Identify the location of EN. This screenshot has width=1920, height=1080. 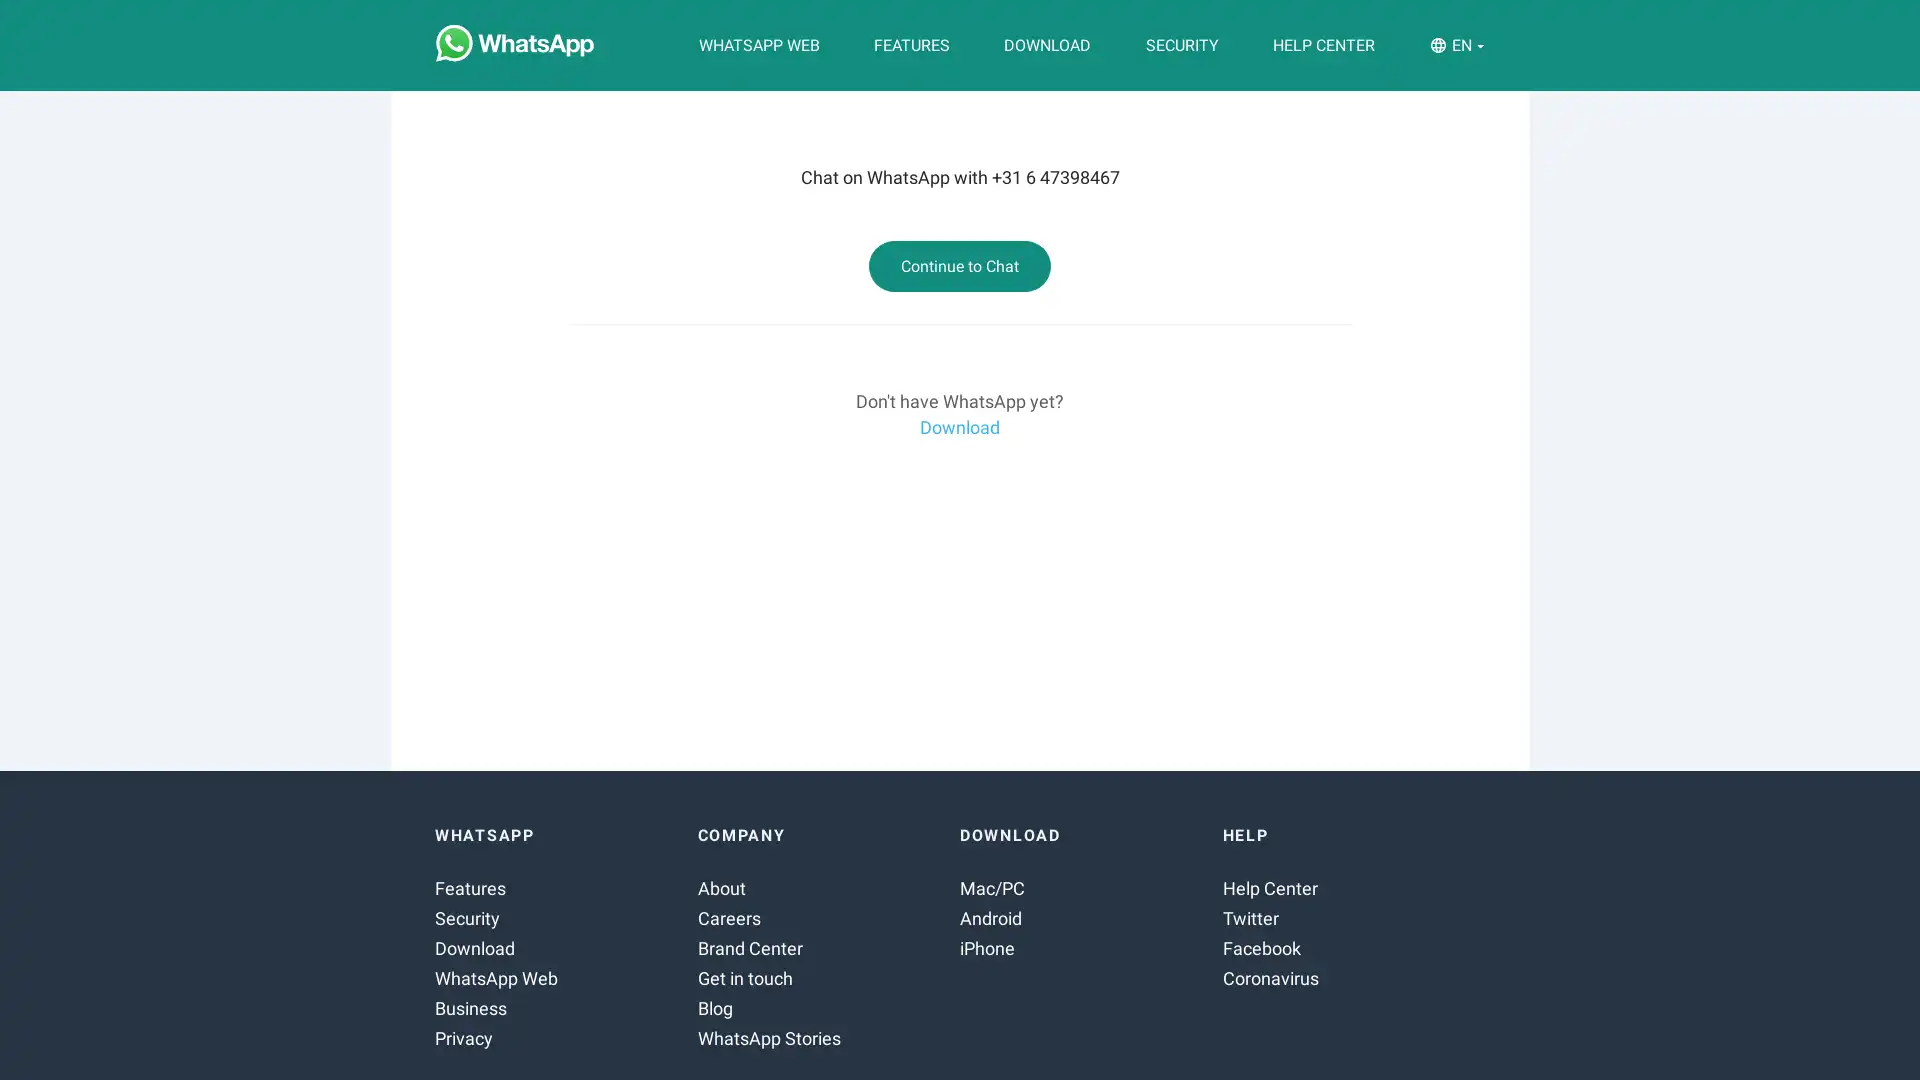
(1457, 45).